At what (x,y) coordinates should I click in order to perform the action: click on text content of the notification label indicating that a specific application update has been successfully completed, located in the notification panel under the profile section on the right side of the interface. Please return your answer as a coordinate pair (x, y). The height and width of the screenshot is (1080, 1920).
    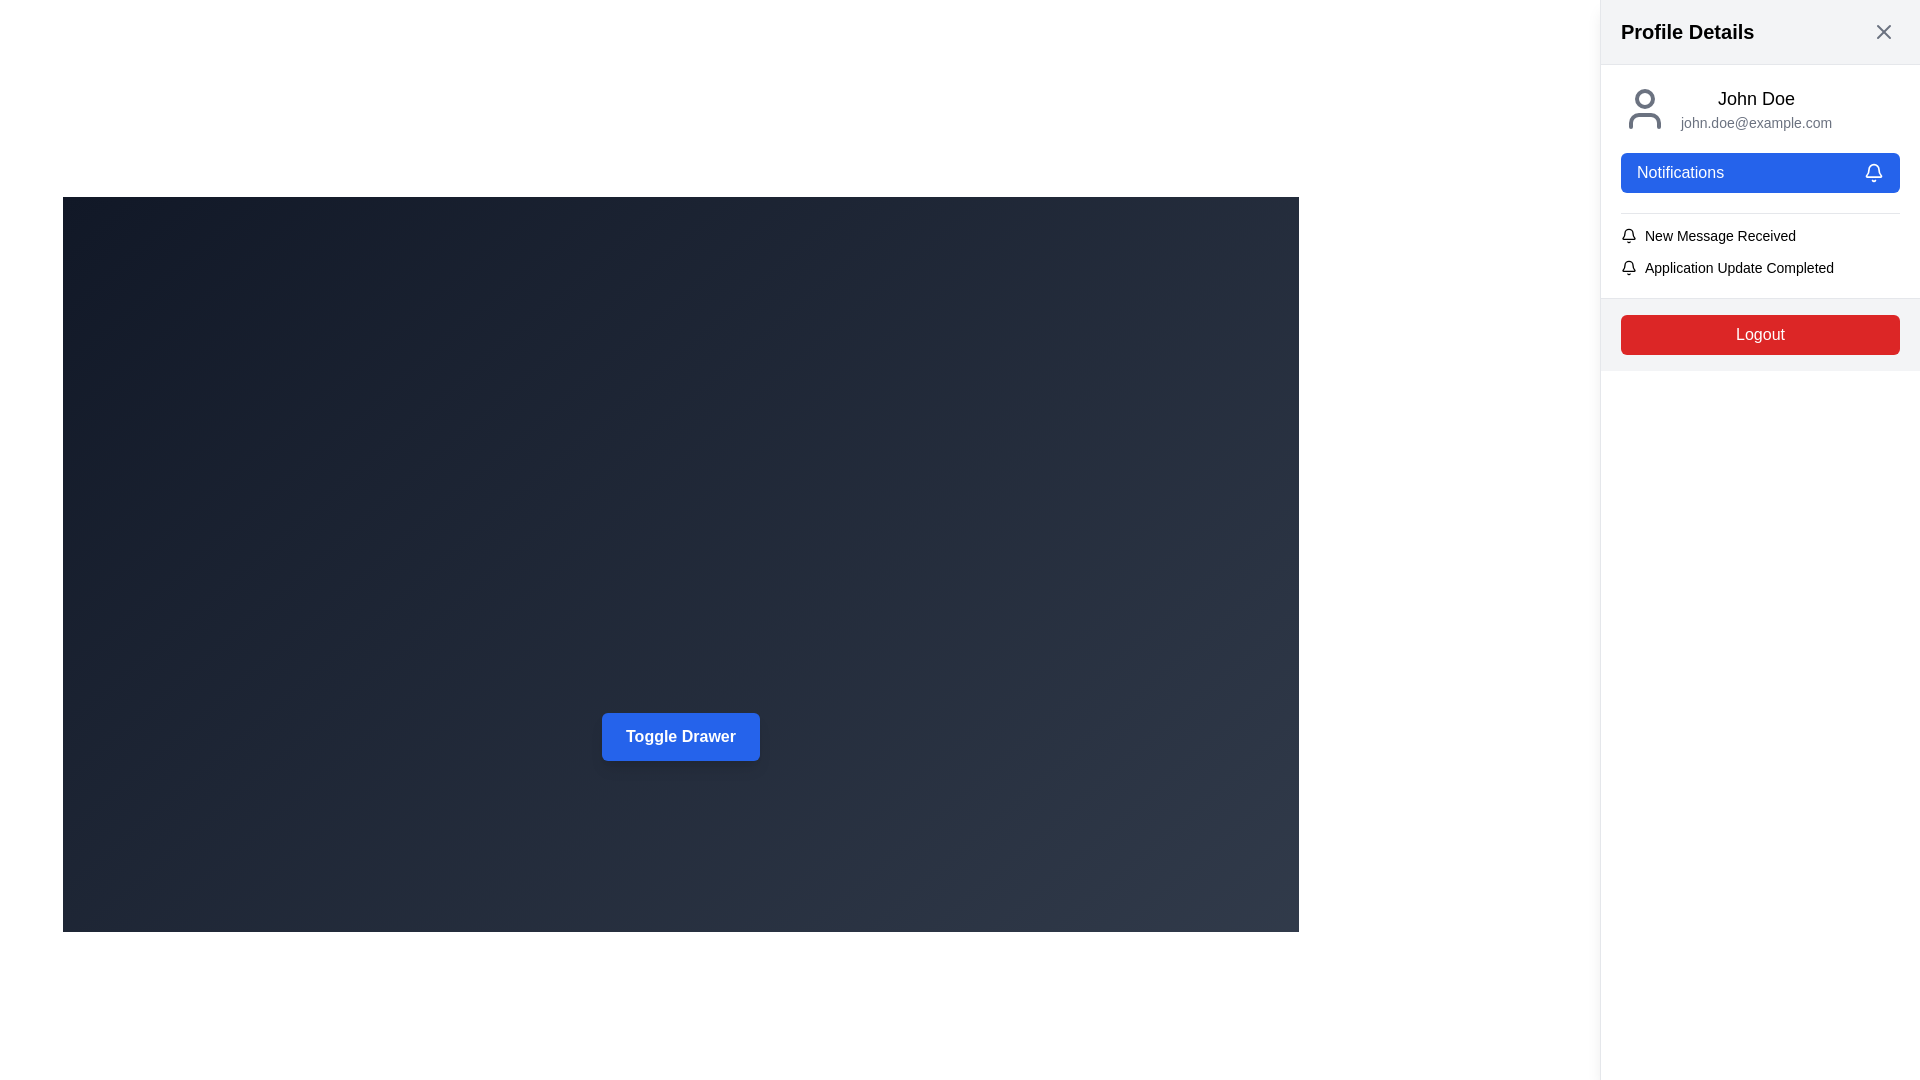
    Looking at the image, I should click on (1738, 266).